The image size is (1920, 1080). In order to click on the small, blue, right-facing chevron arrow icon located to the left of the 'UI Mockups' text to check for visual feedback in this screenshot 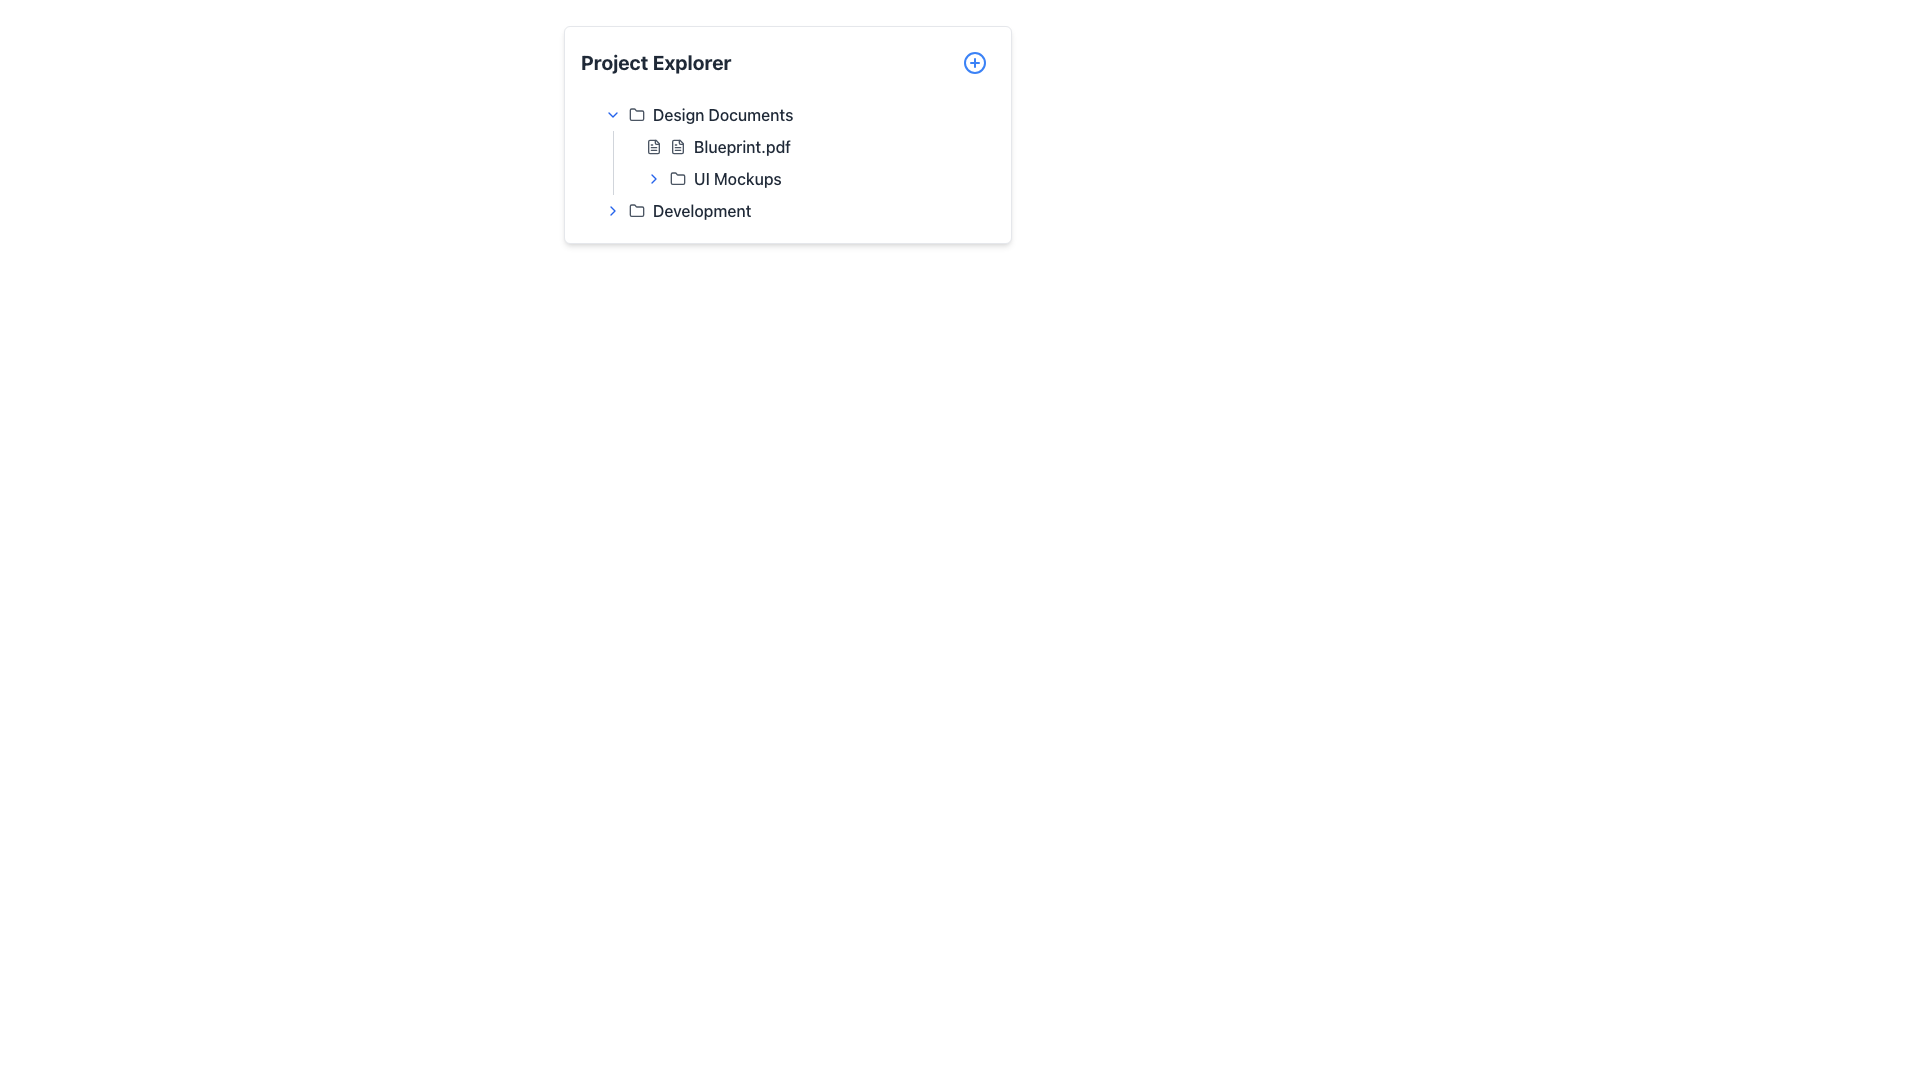, I will do `click(653, 177)`.